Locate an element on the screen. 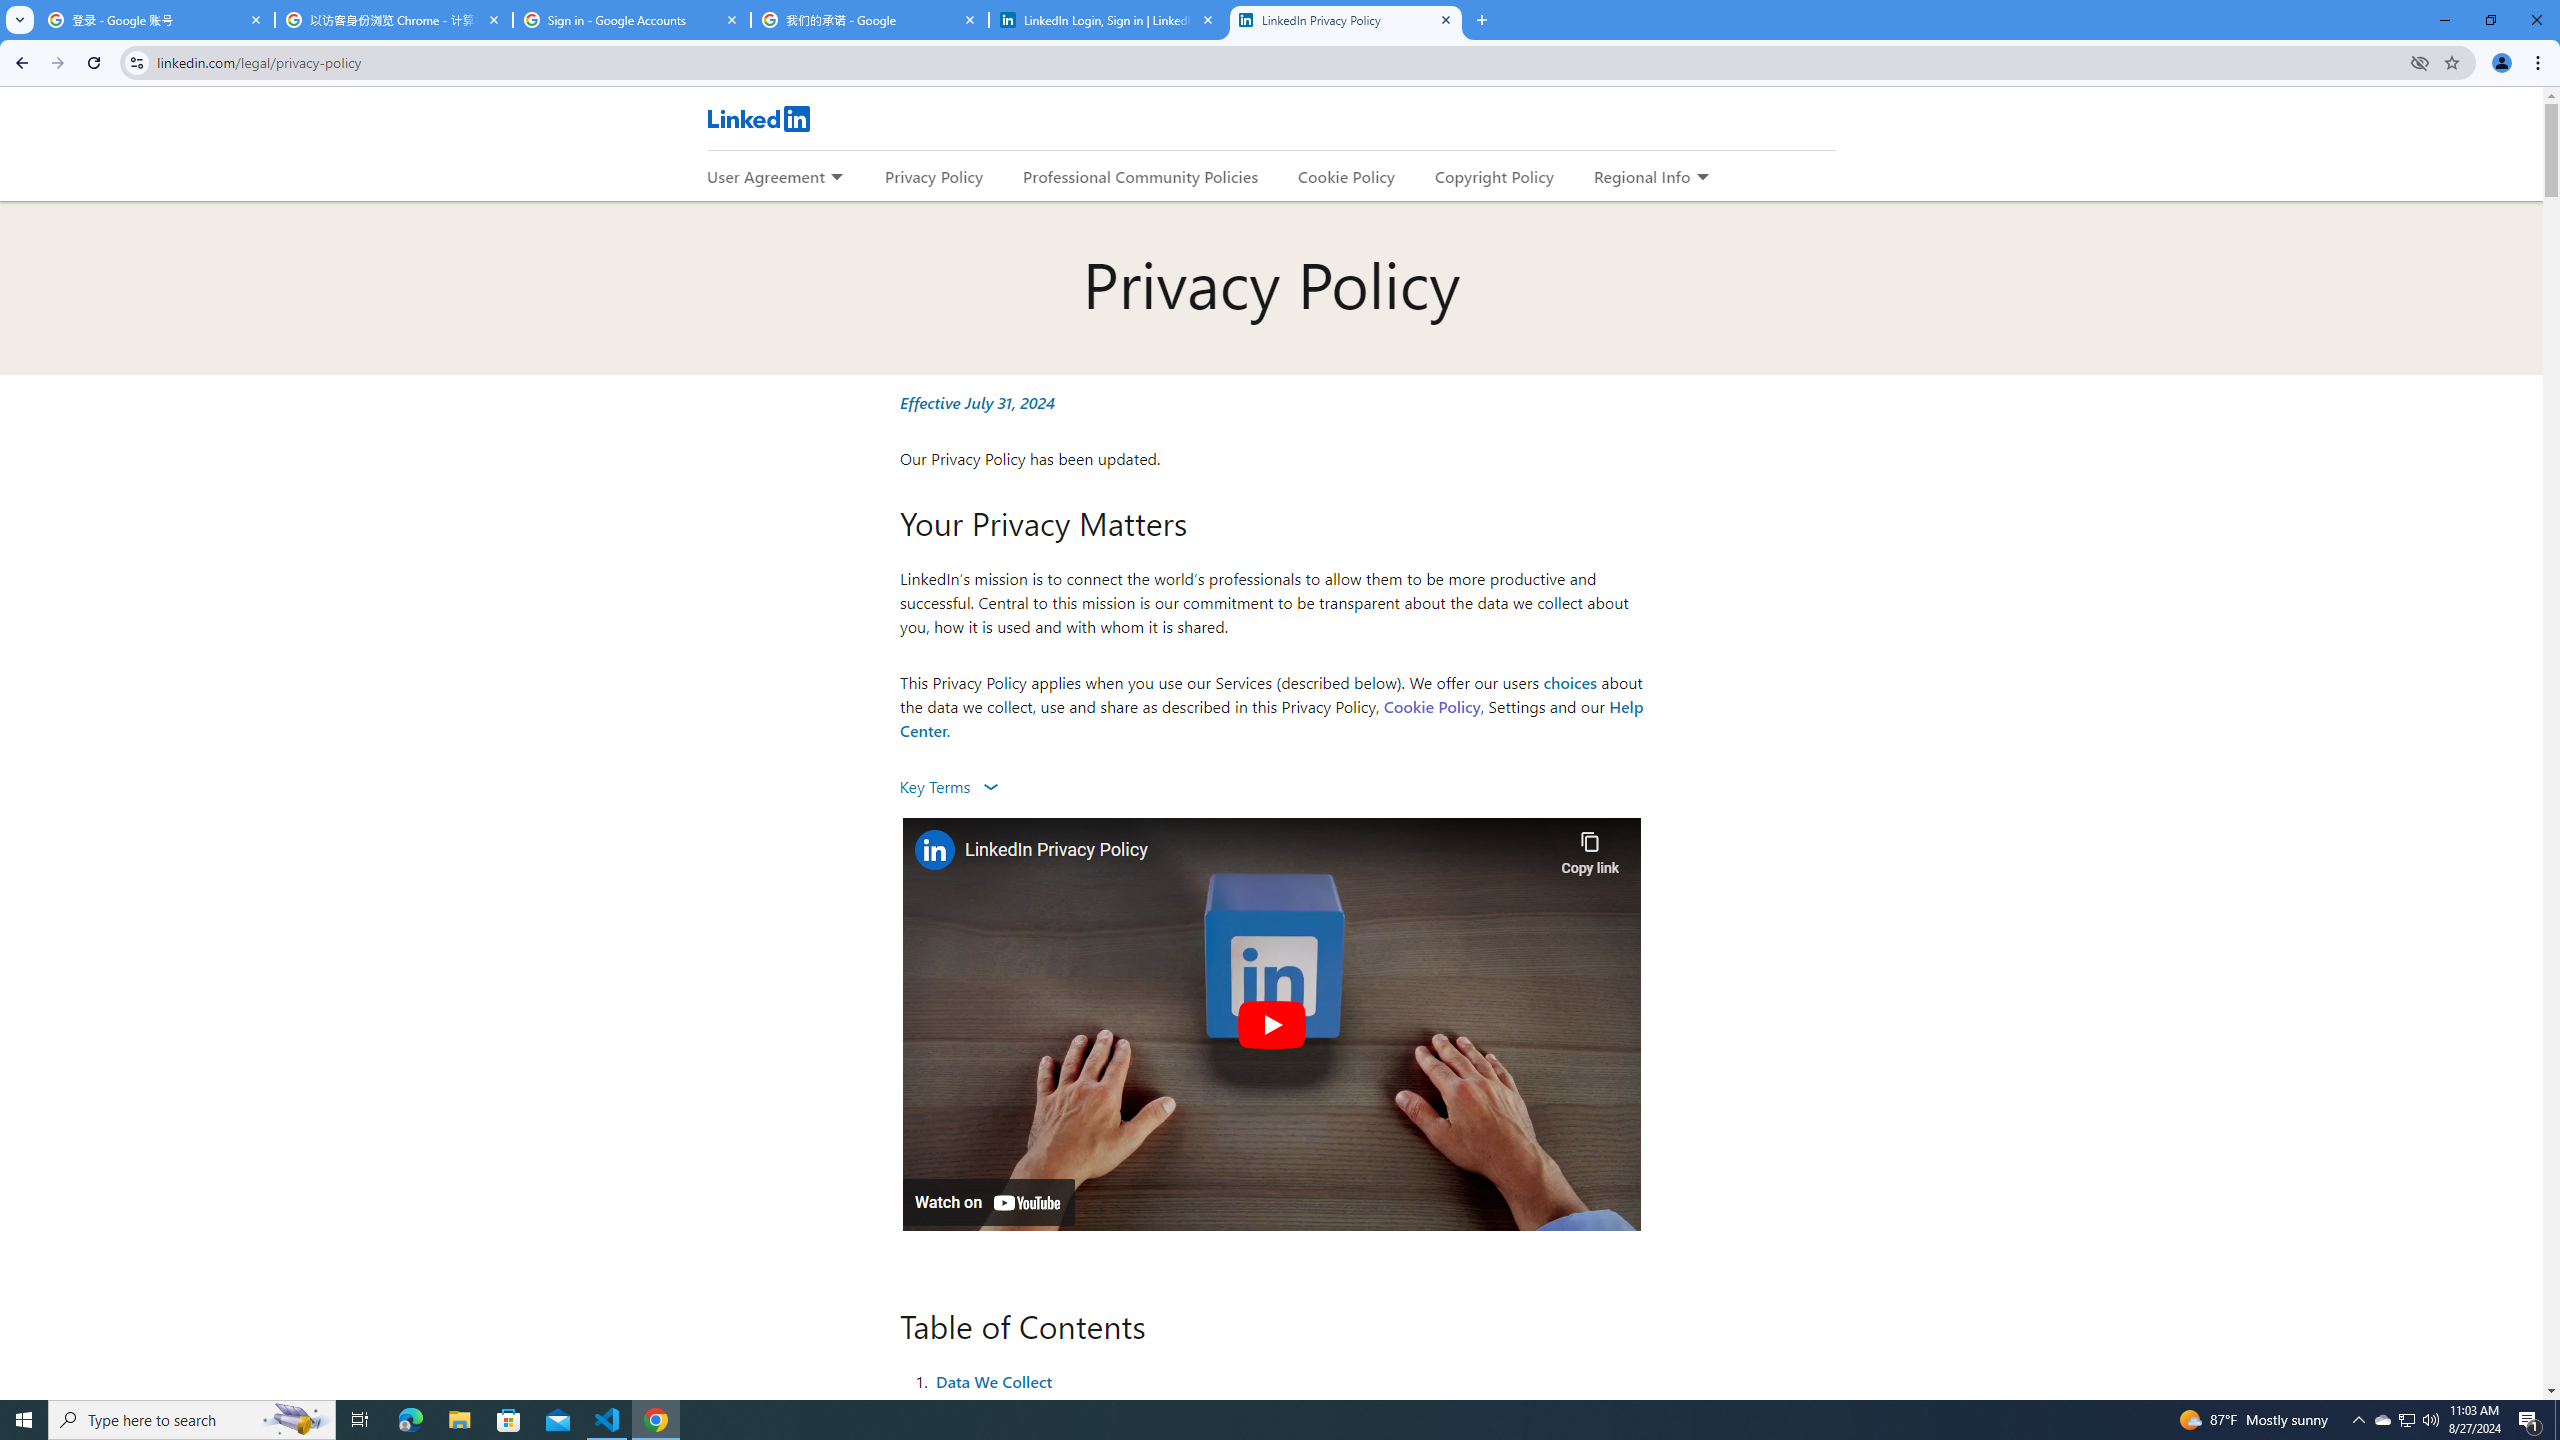 The image size is (2560, 1440). 'Photo image of LinkedIn' is located at coordinates (933, 849).